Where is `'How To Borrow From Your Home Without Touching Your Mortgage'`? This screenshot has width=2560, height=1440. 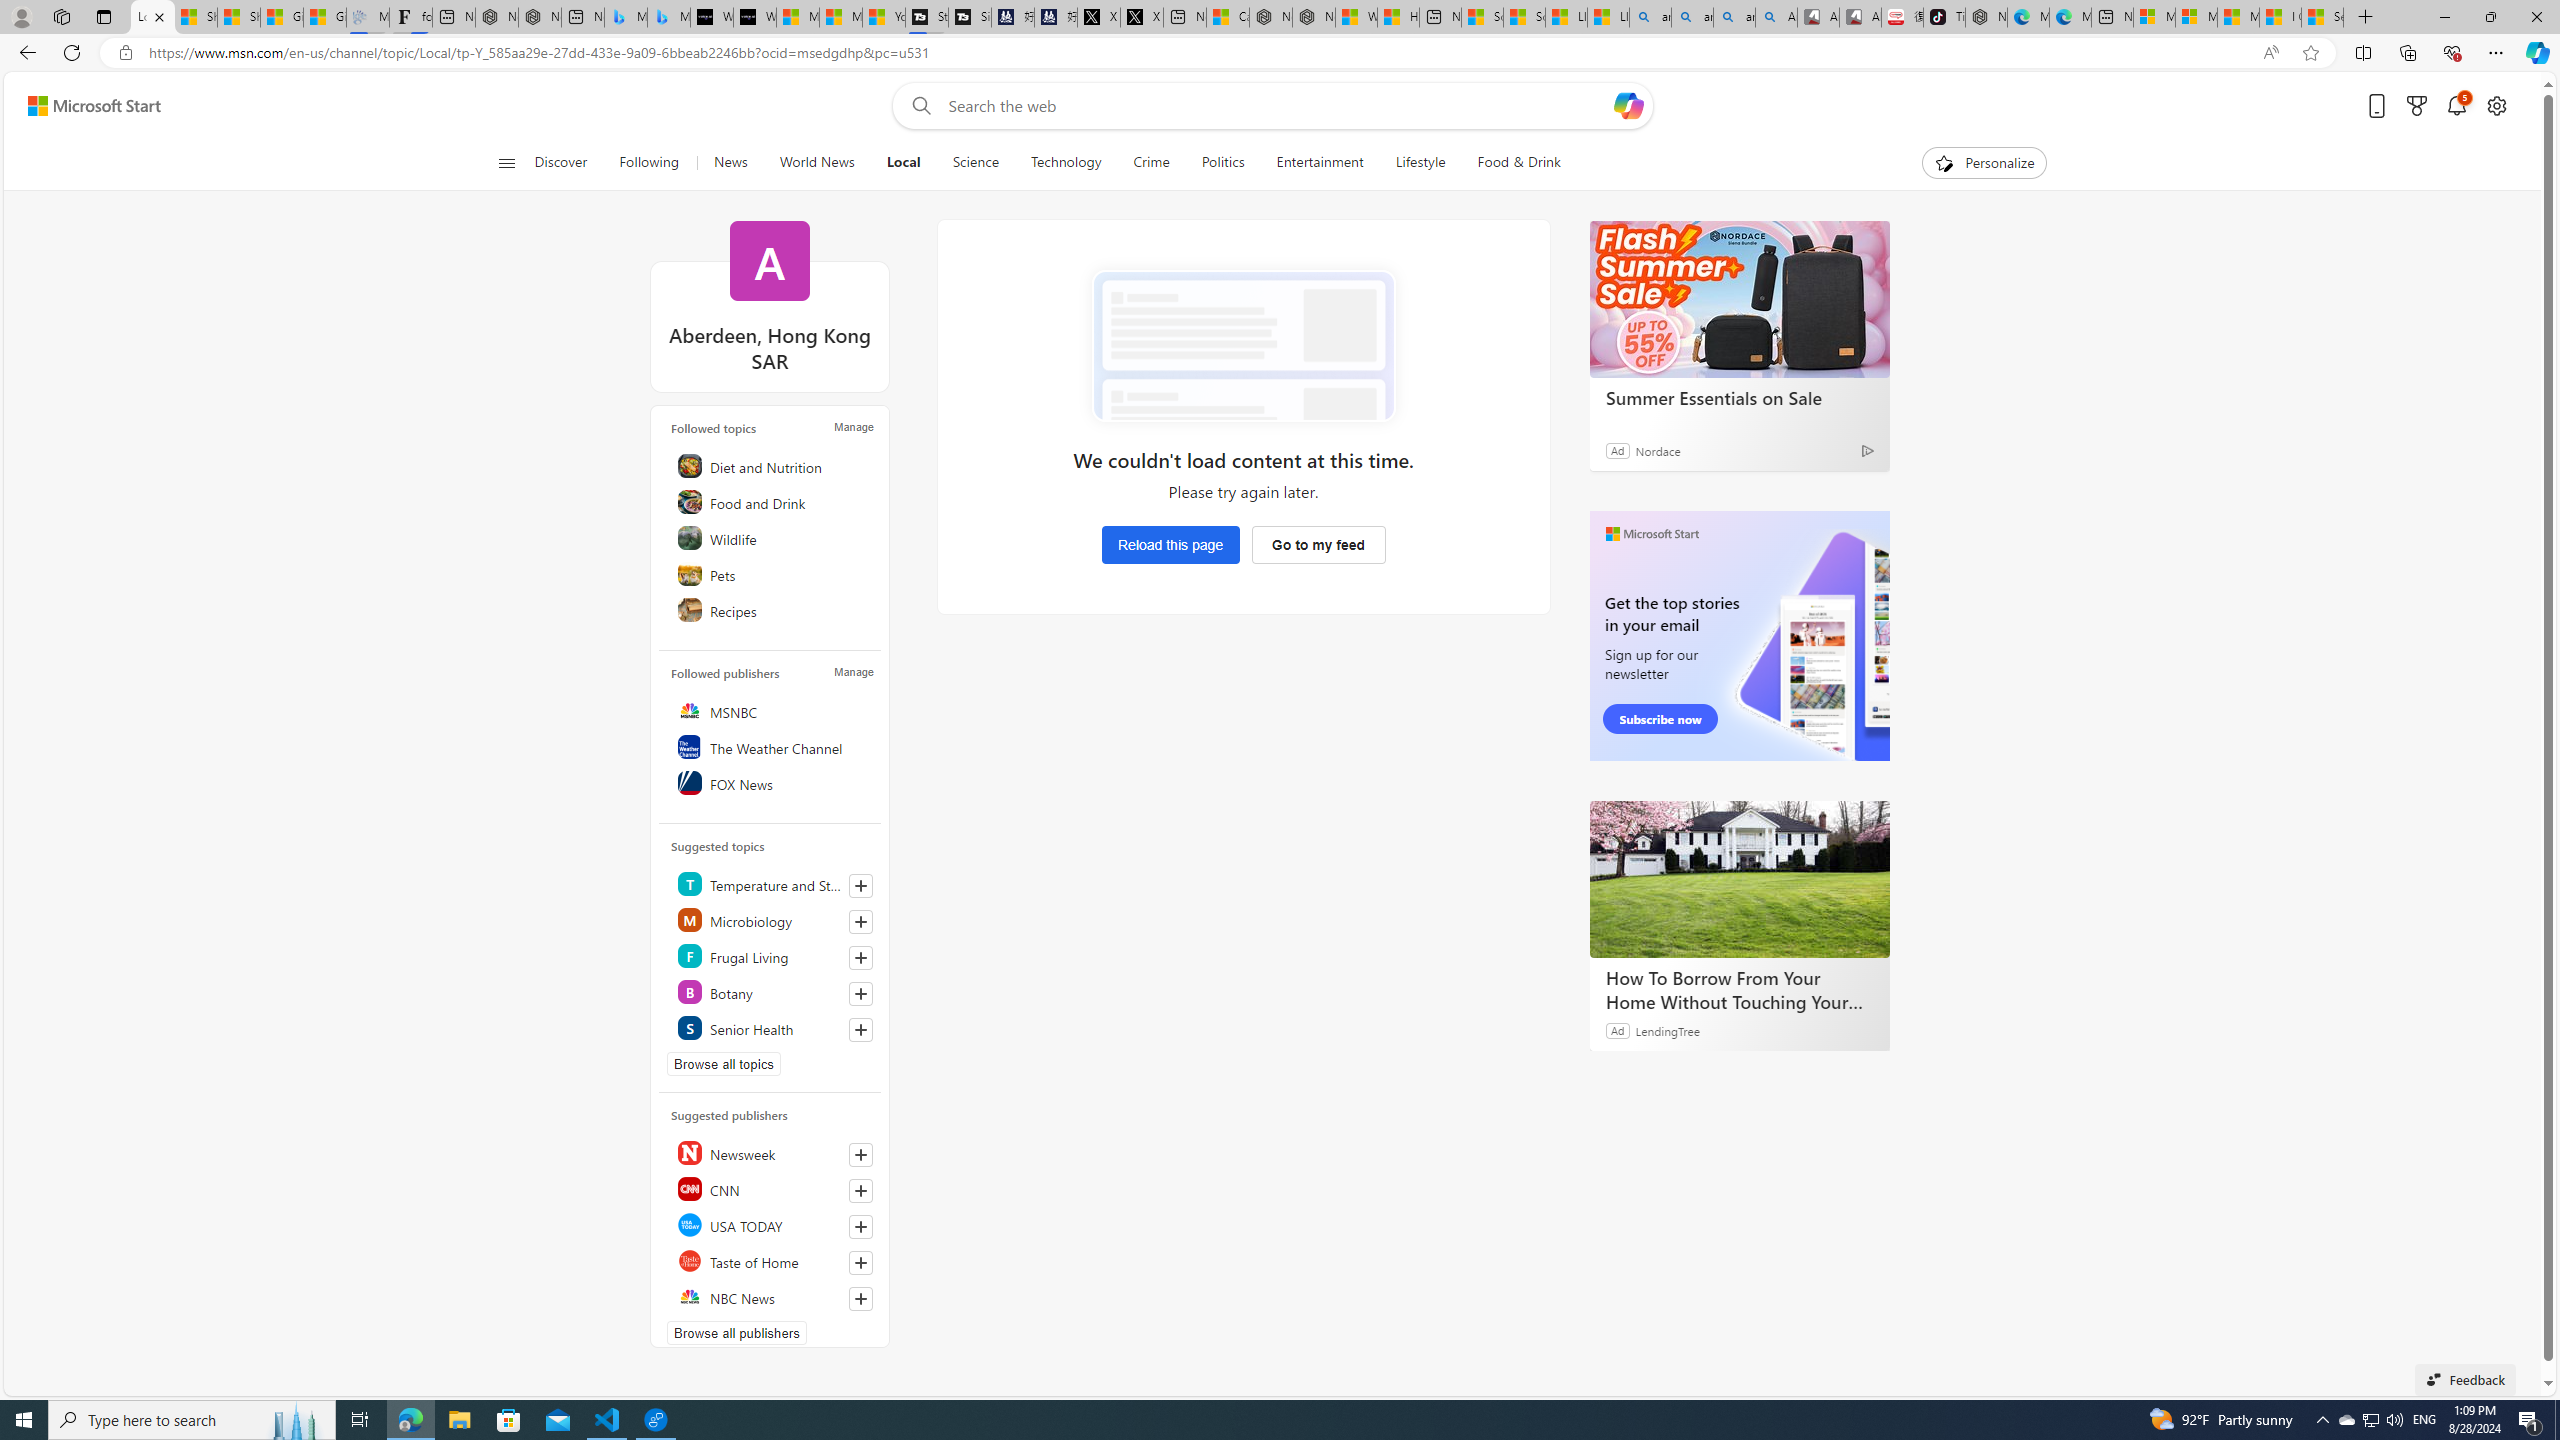 'How To Borrow From Your Home Without Touching Your Mortgage' is located at coordinates (1738, 878).